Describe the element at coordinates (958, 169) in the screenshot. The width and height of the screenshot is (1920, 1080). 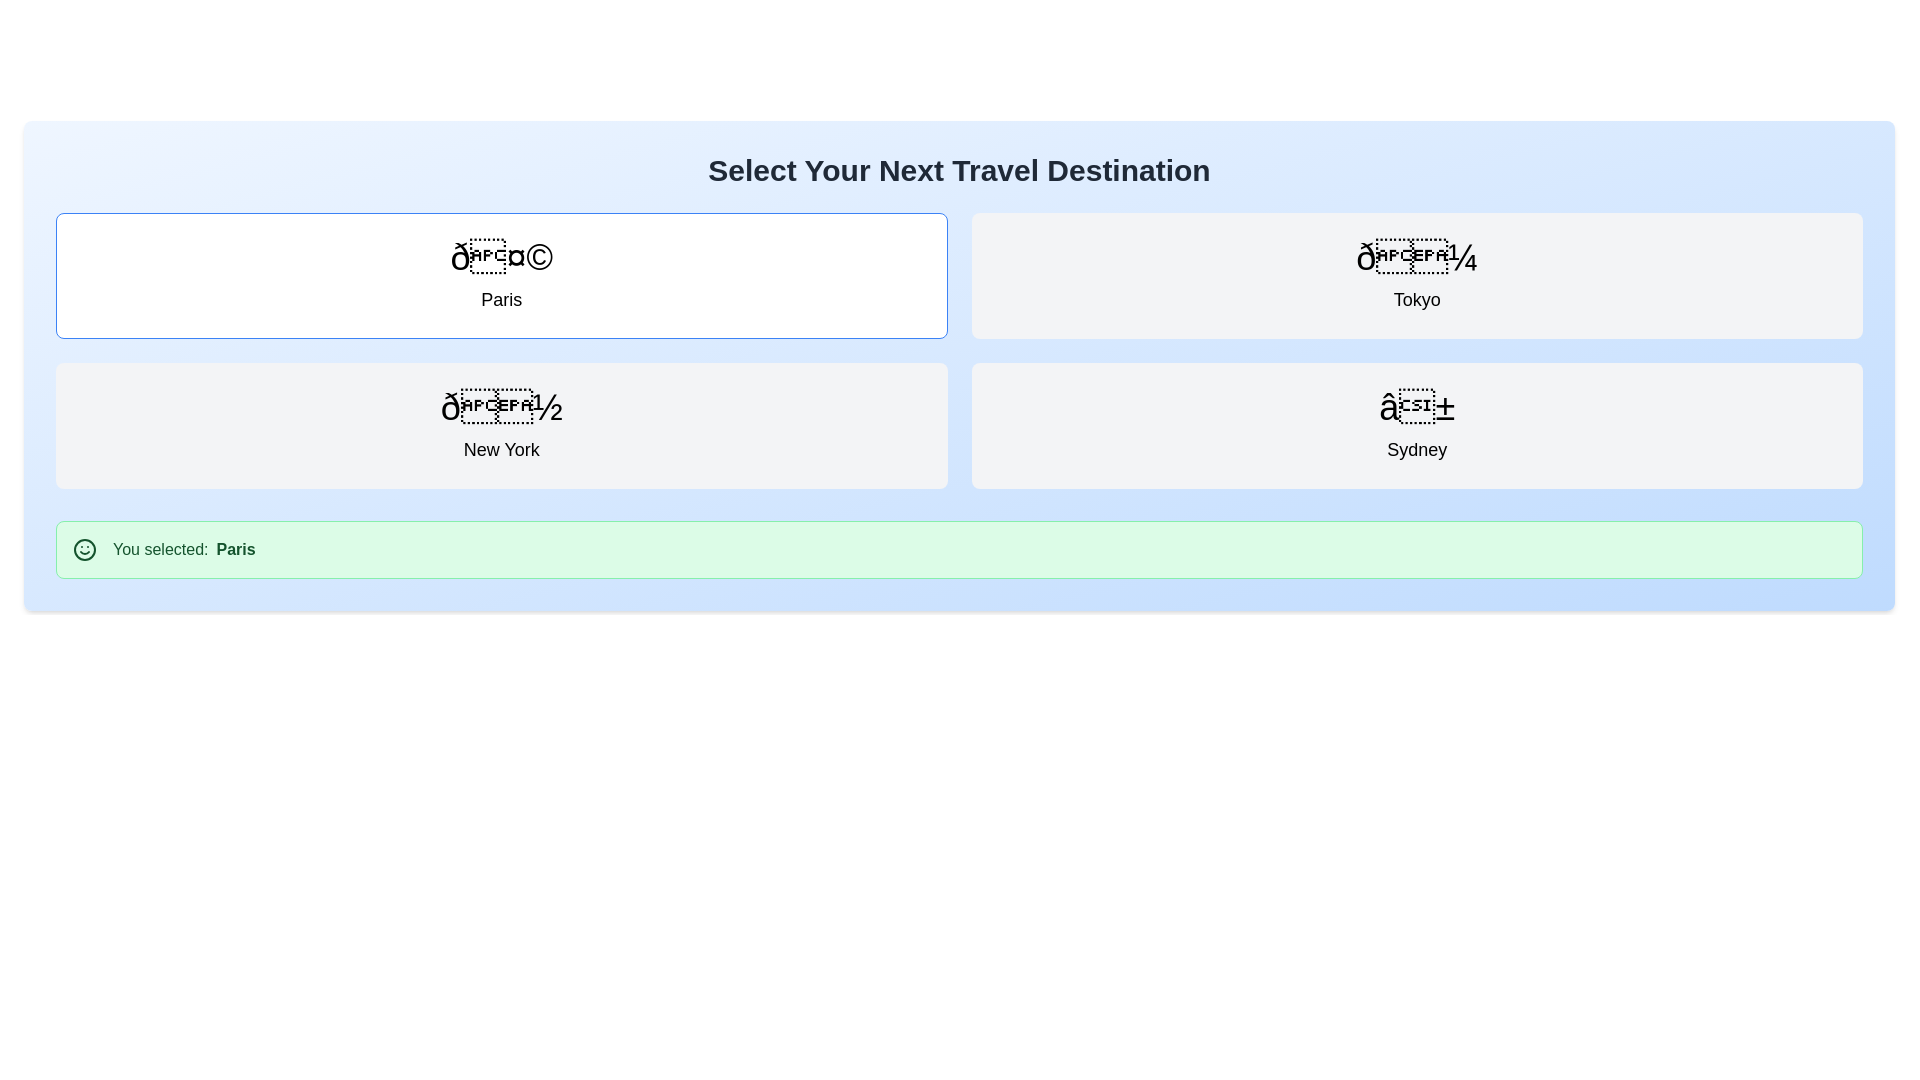
I see `the header text that provides the title and context for selecting a travel destination, located at the top center of the layout` at that location.